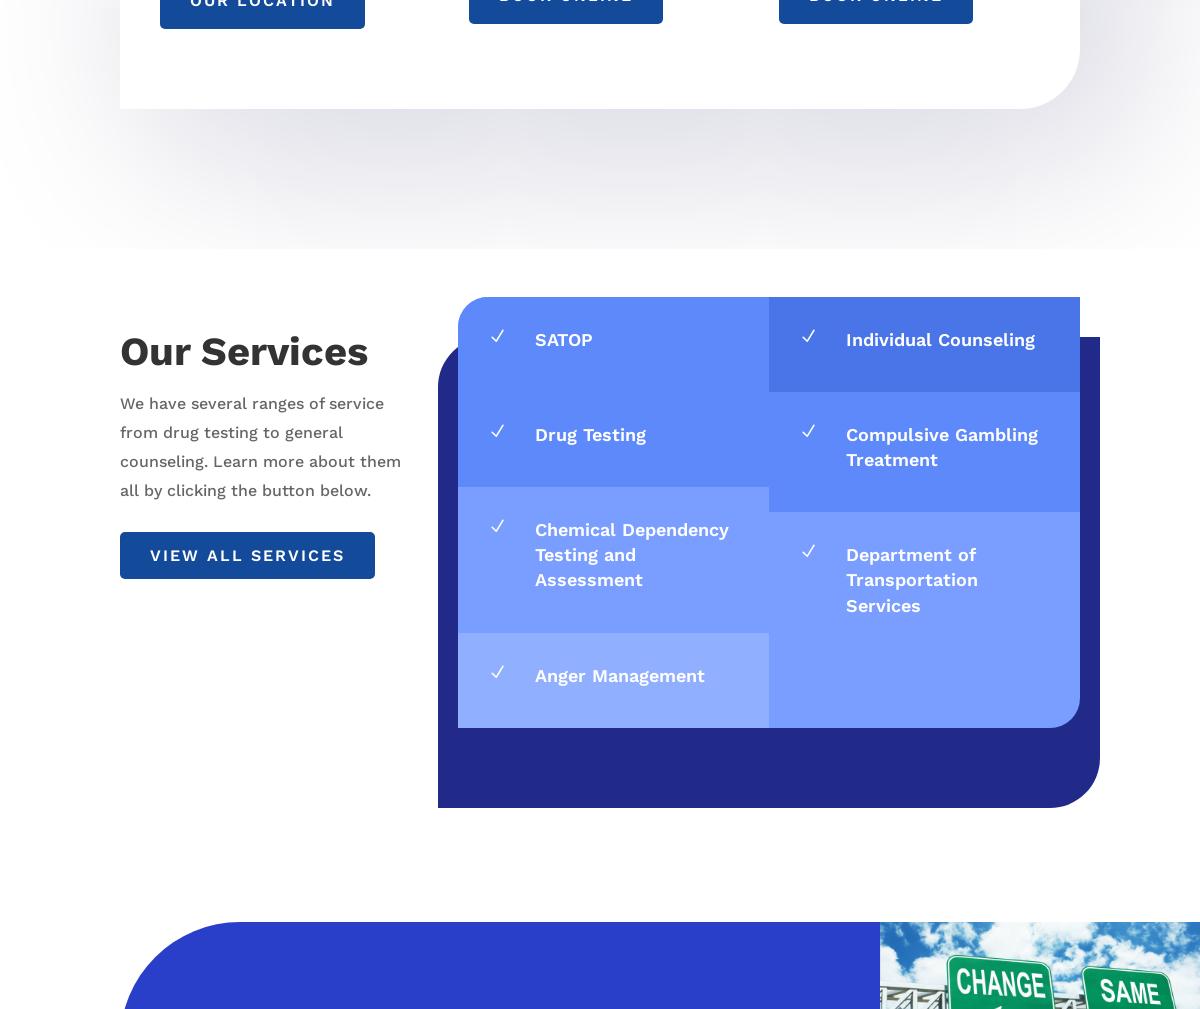  What do you see at coordinates (939, 337) in the screenshot?
I see `'Individual Counseling'` at bounding box center [939, 337].